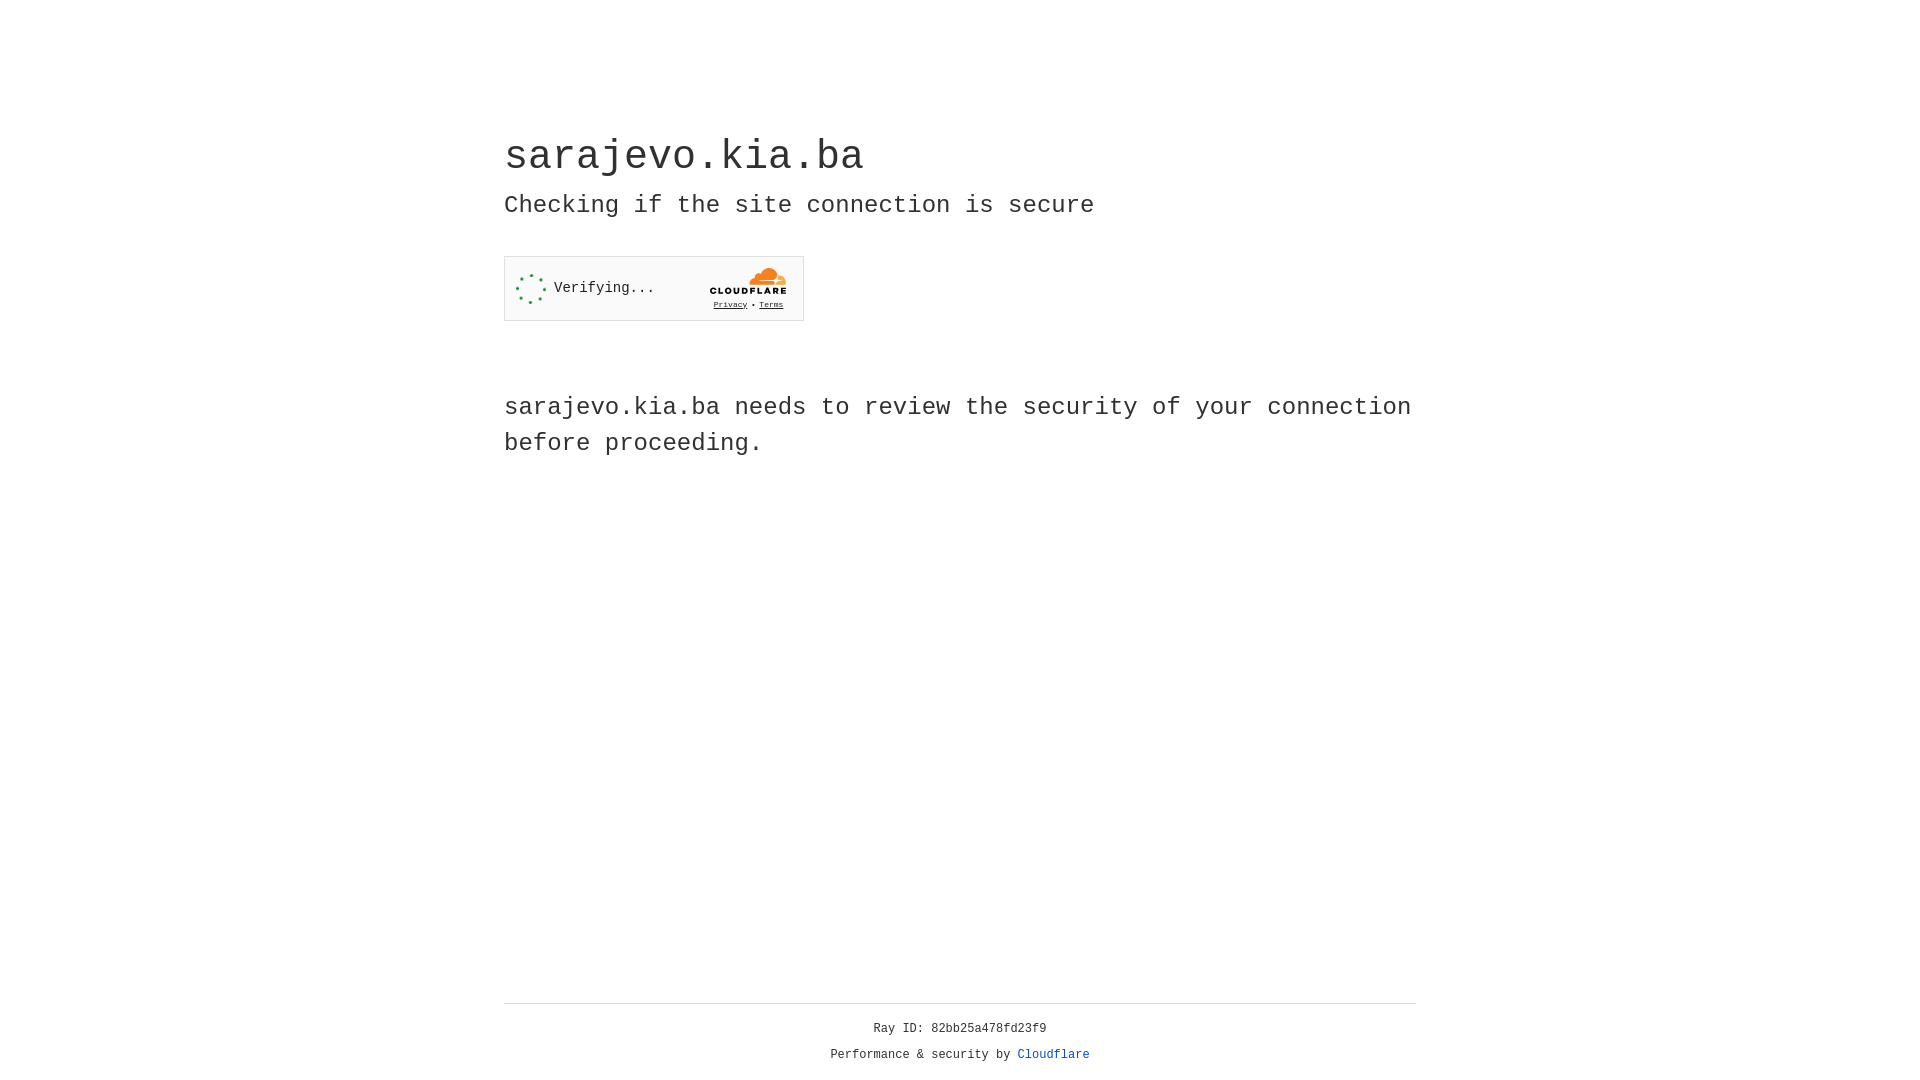 Image resolution: width=1920 pixels, height=1080 pixels. What do you see at coordinates (1053, 1054) in the screenshot?
I see `'Cloudflare'` at bounding box center [1053, 1054].